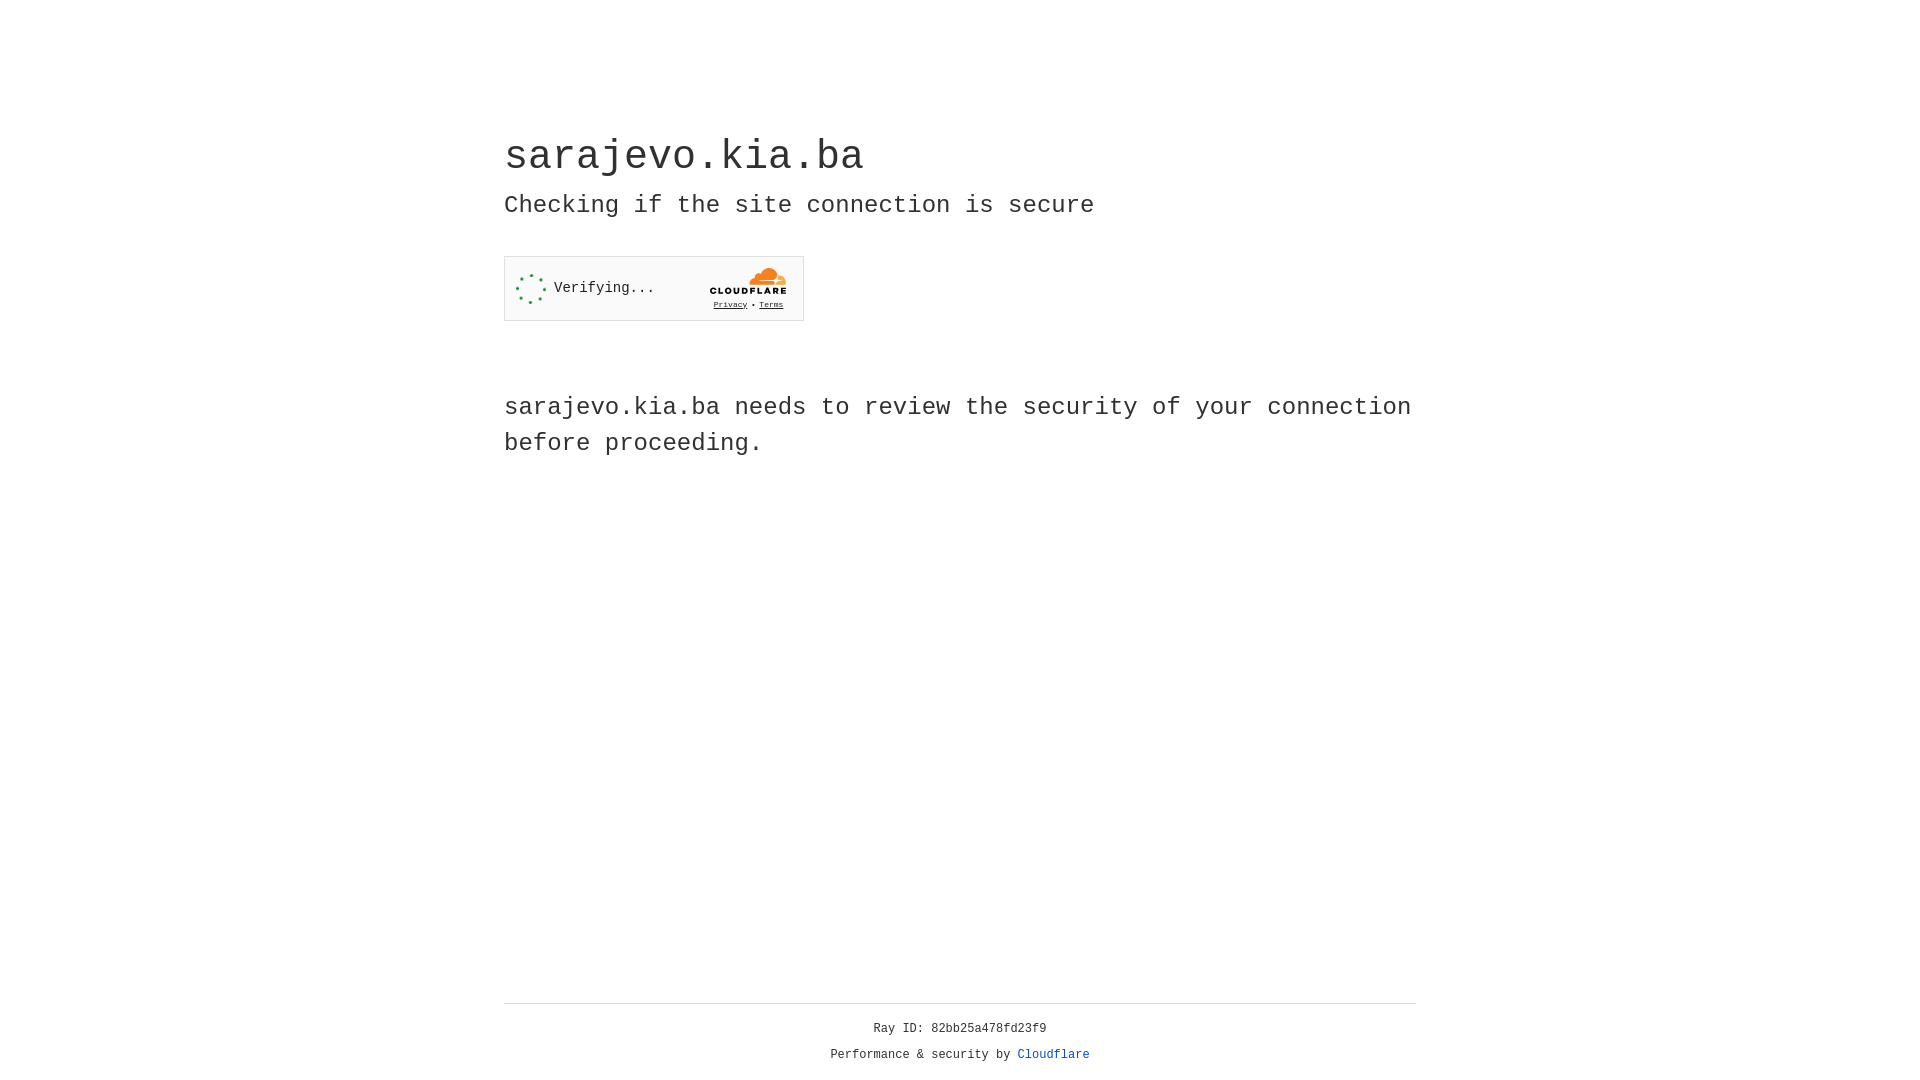 Image resolution: width=1920 pixels, height=1080 pixels. What do you see at coordinates (1053, 1054) in the screenshot?
I see `'Cloudflare'` at bounding box center [1053, 1054].